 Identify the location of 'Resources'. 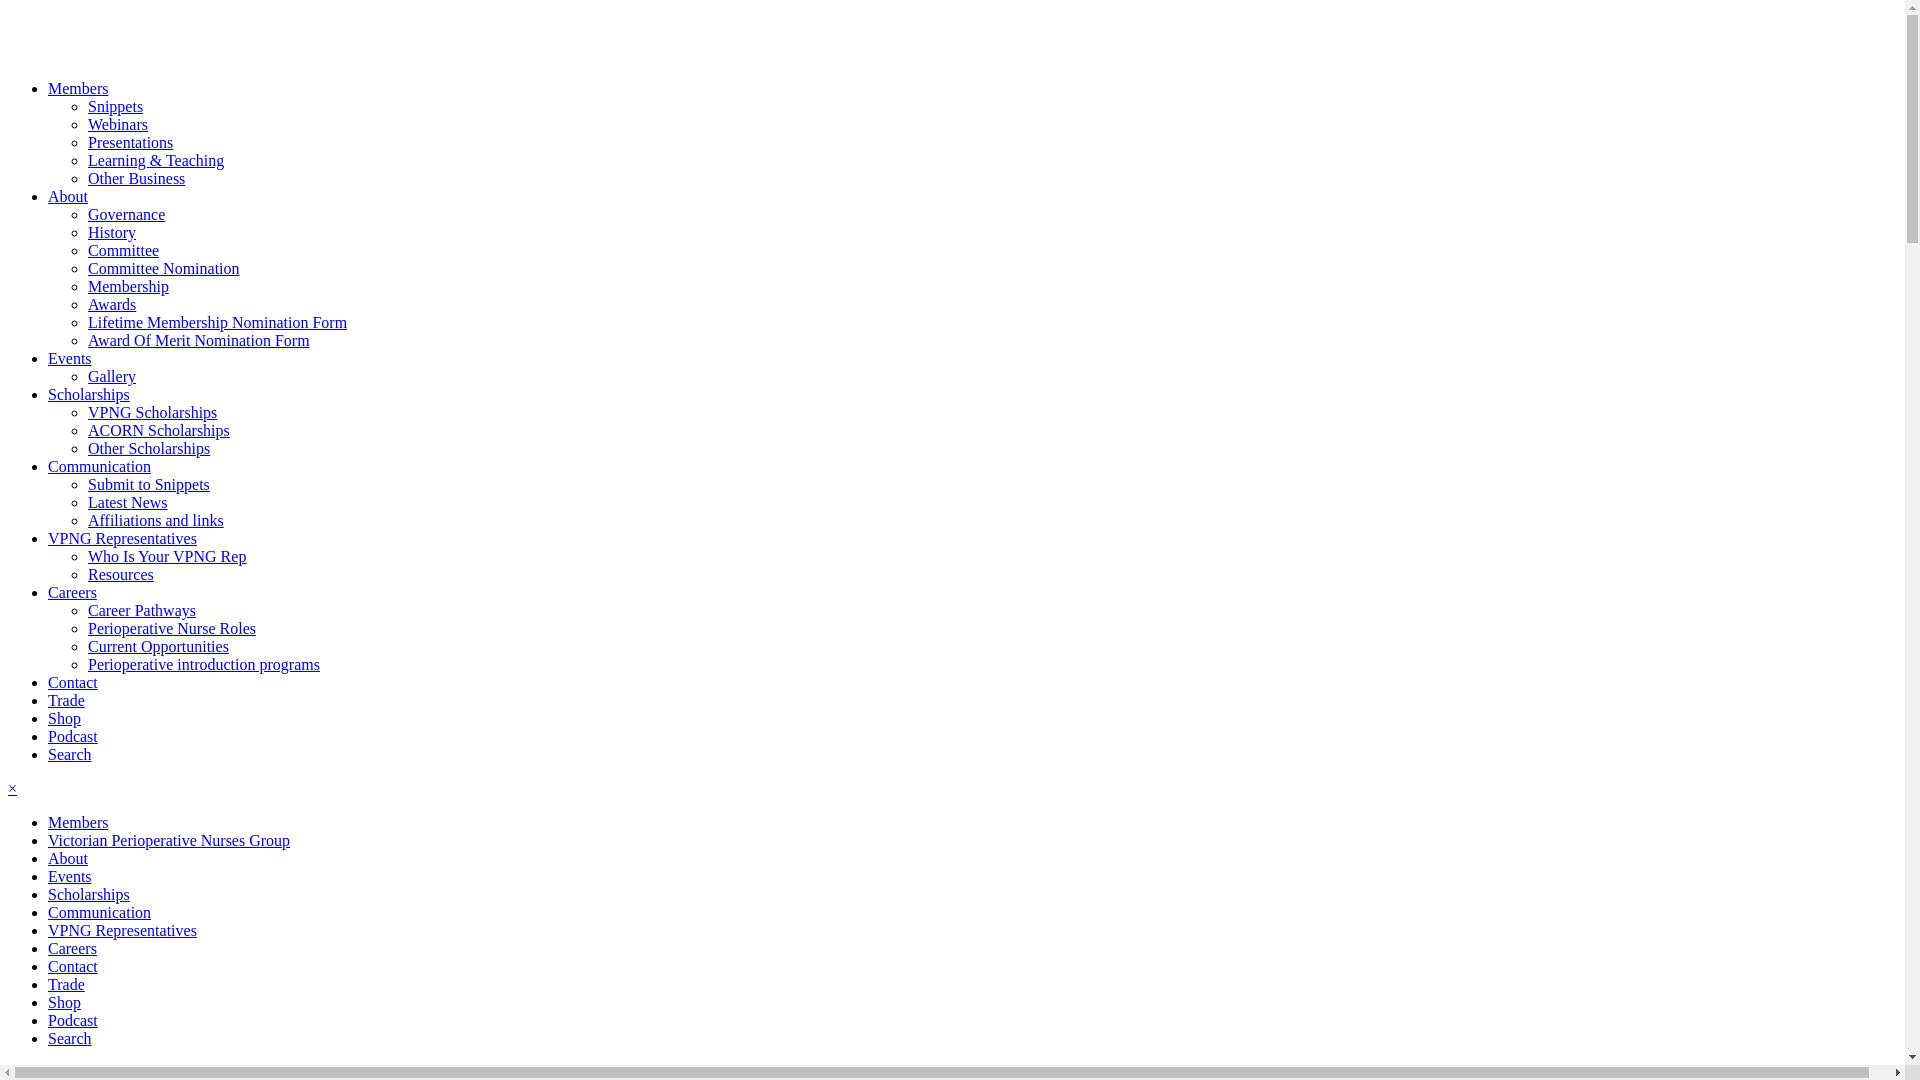
(119, 574).